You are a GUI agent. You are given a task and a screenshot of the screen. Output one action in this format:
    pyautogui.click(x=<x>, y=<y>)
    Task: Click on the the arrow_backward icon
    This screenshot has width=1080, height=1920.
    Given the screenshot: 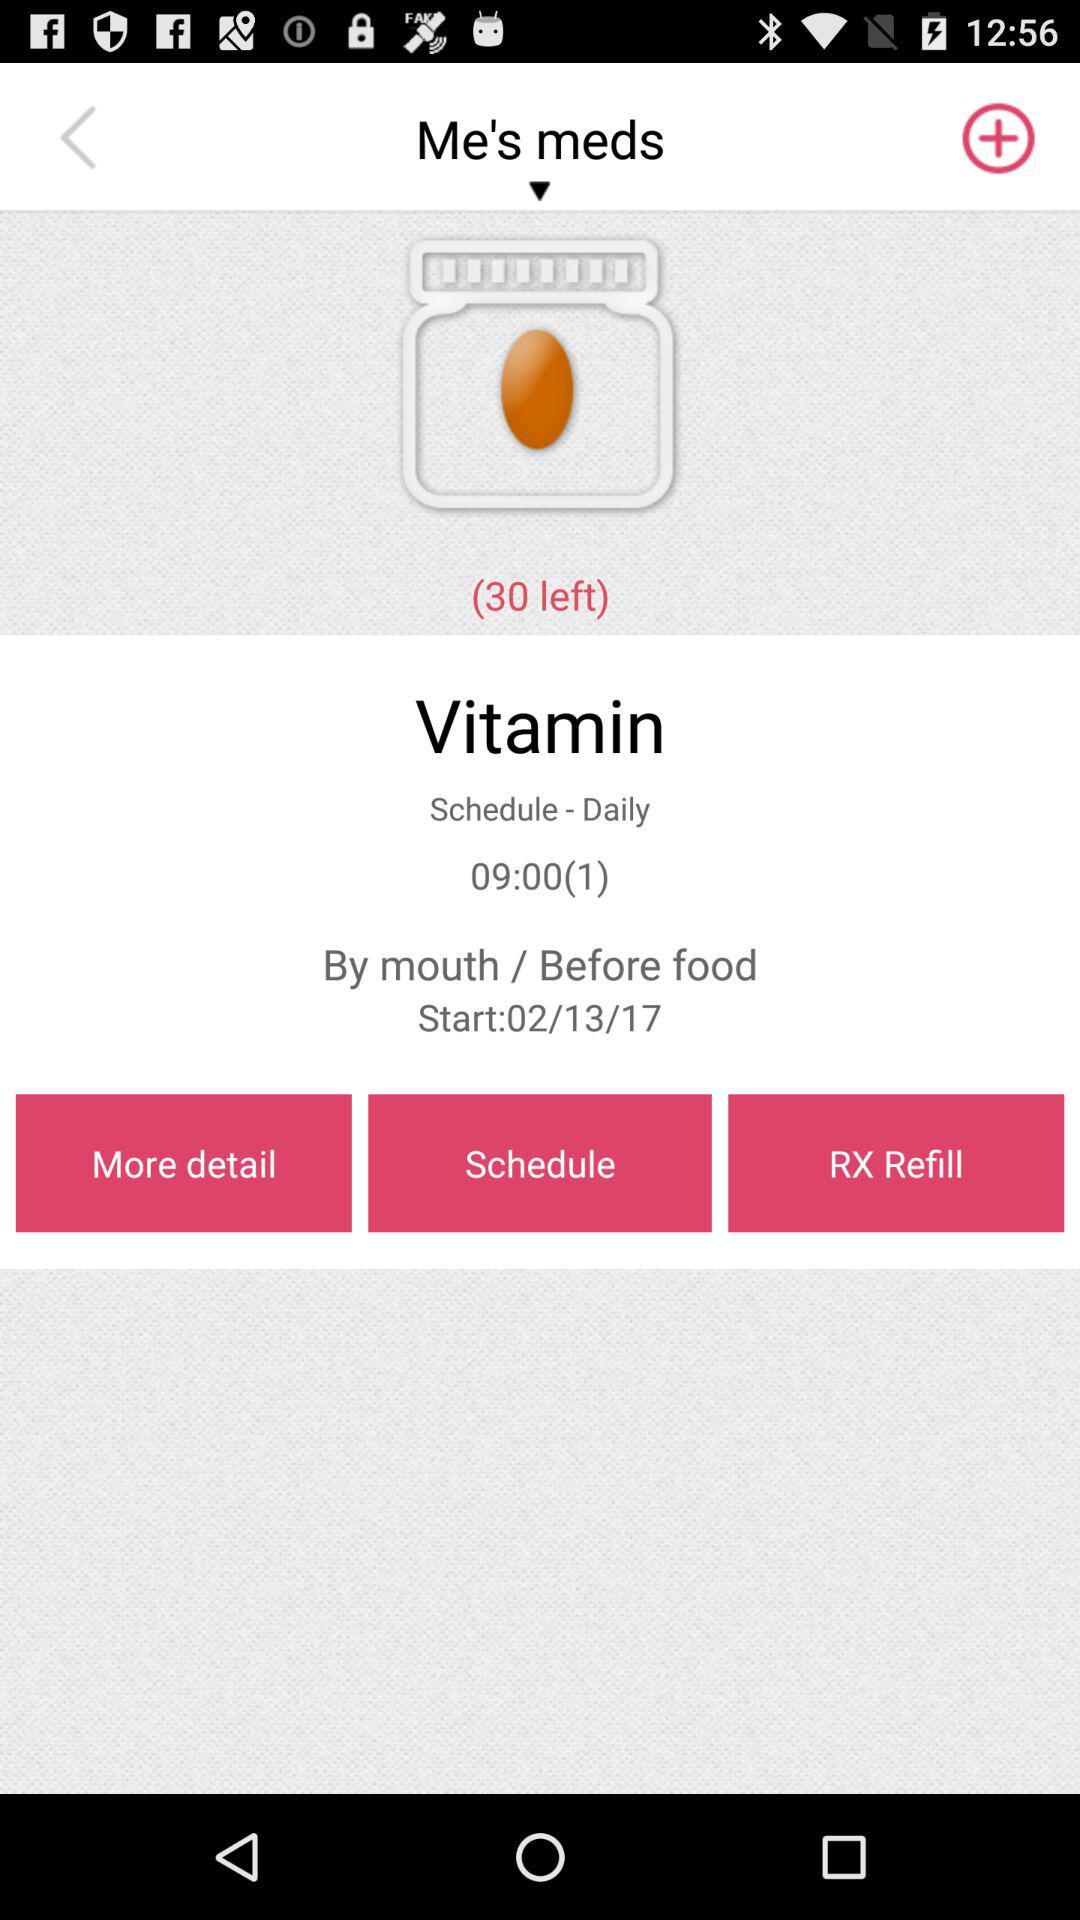 What is the action you would take?
    pyautogui.click(x=82, y=147)
    